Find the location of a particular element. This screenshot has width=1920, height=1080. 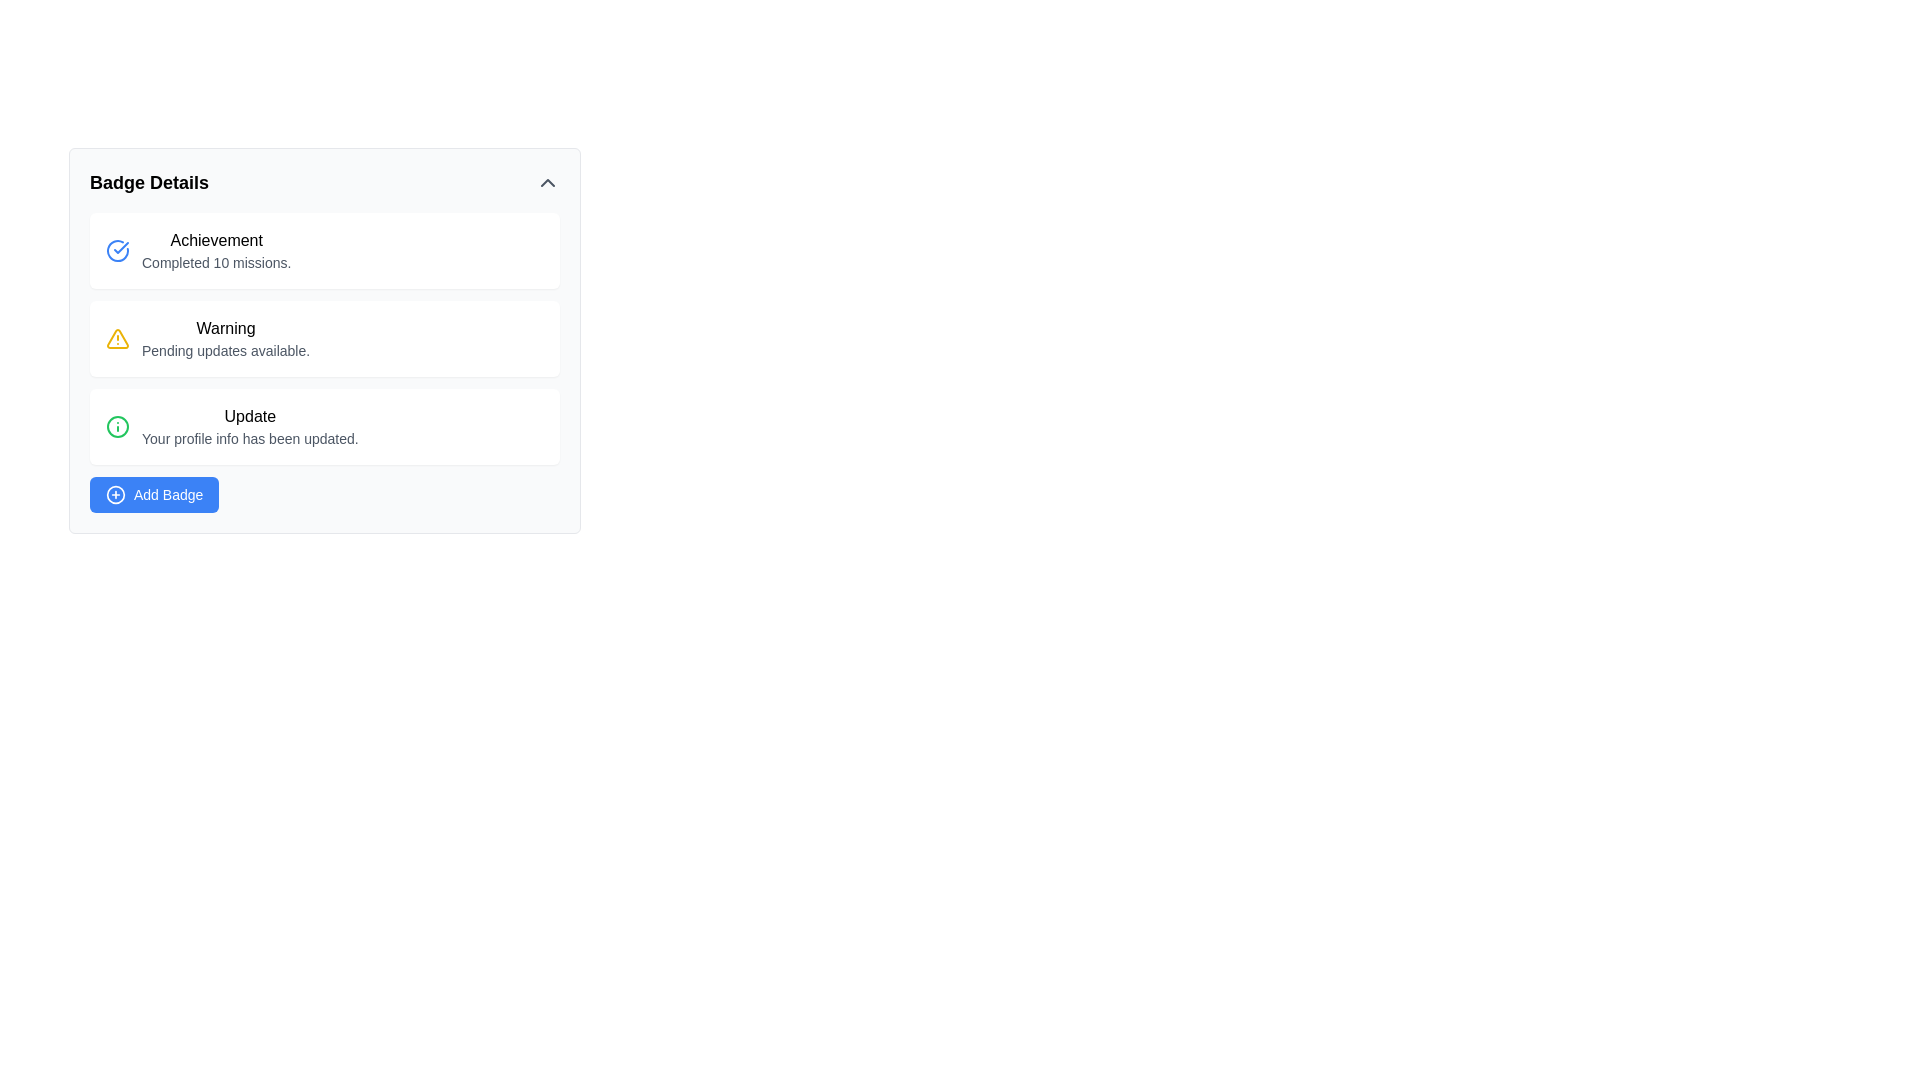

the warning details of the informational card about pending updates located in the 'Badge Details' panel, positioned between the 'Achievement' card and the 'Update' card is located at coordinates (325, 339).